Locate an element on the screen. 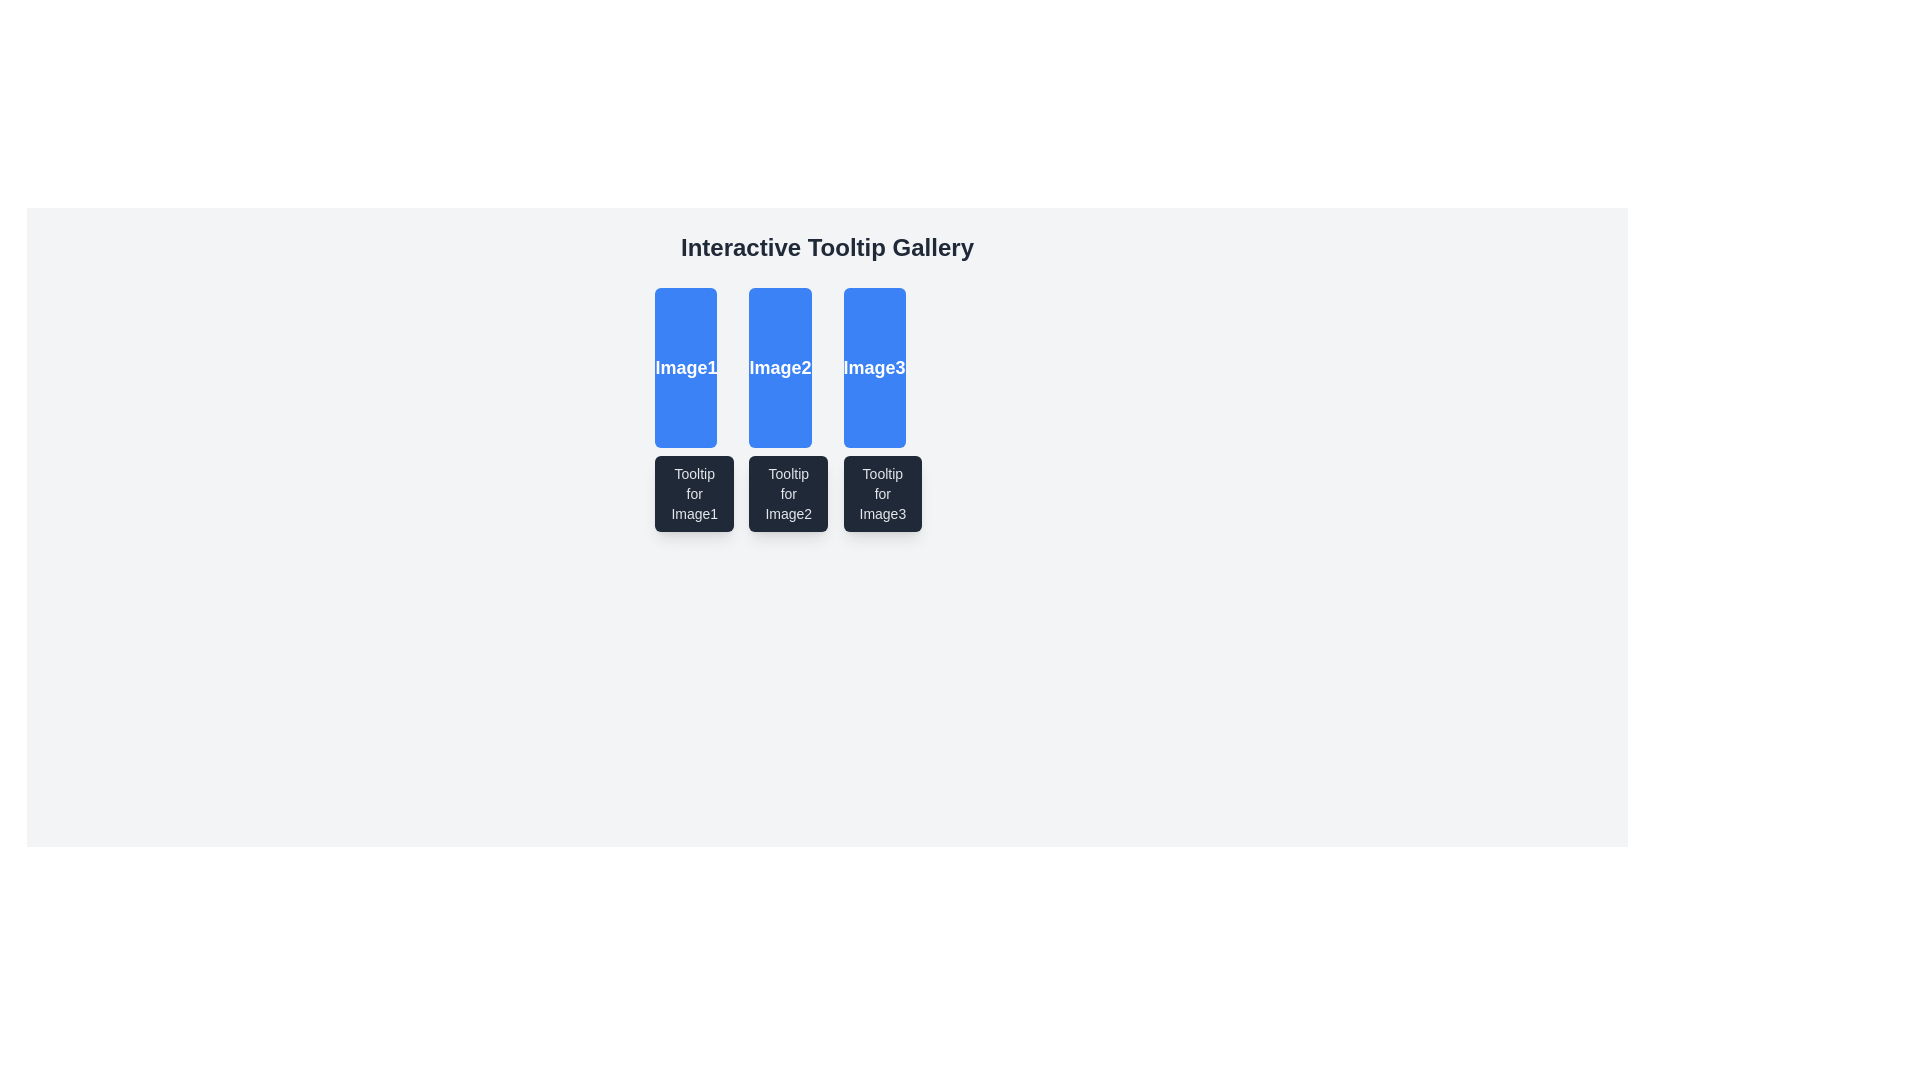 The width and height of the screenshot is (1920, 1080). the interactive panel for 'Image3' located in the Interactive Tooltip Gallery to initiate interaction is located at coordinates (874, 367).